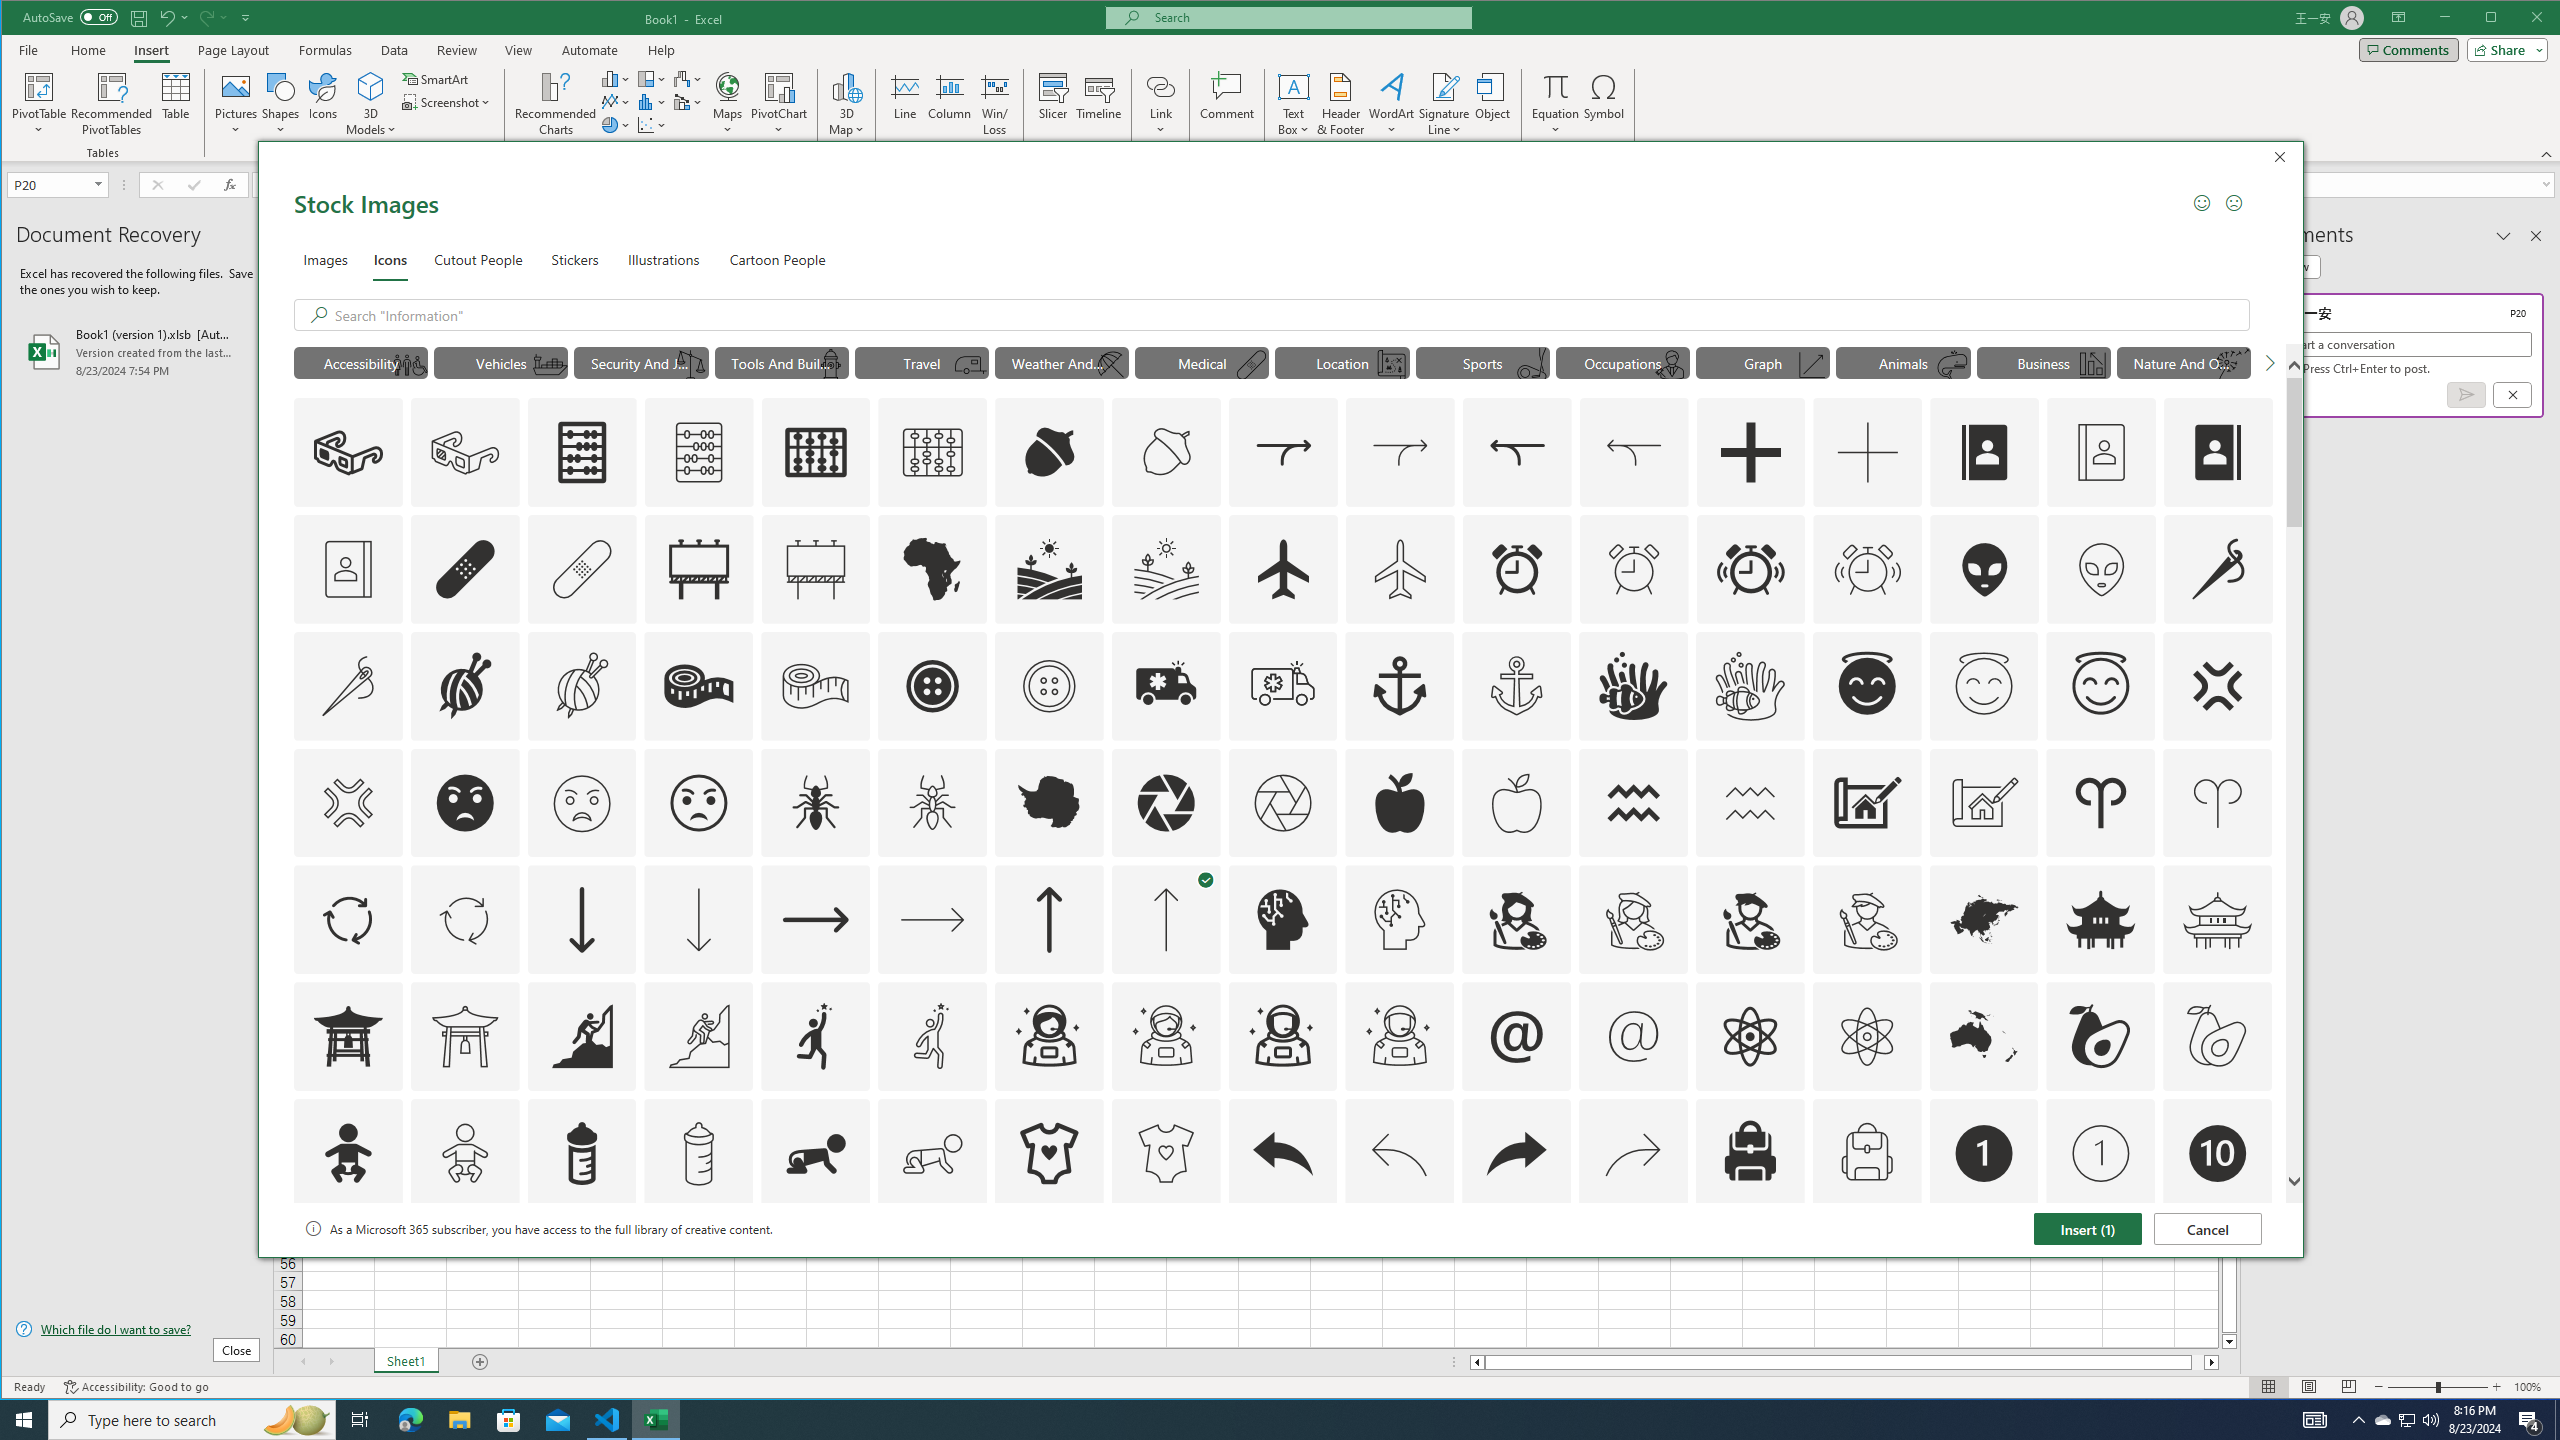  I want to click on 'Send a Frown', so click(2233, 202).